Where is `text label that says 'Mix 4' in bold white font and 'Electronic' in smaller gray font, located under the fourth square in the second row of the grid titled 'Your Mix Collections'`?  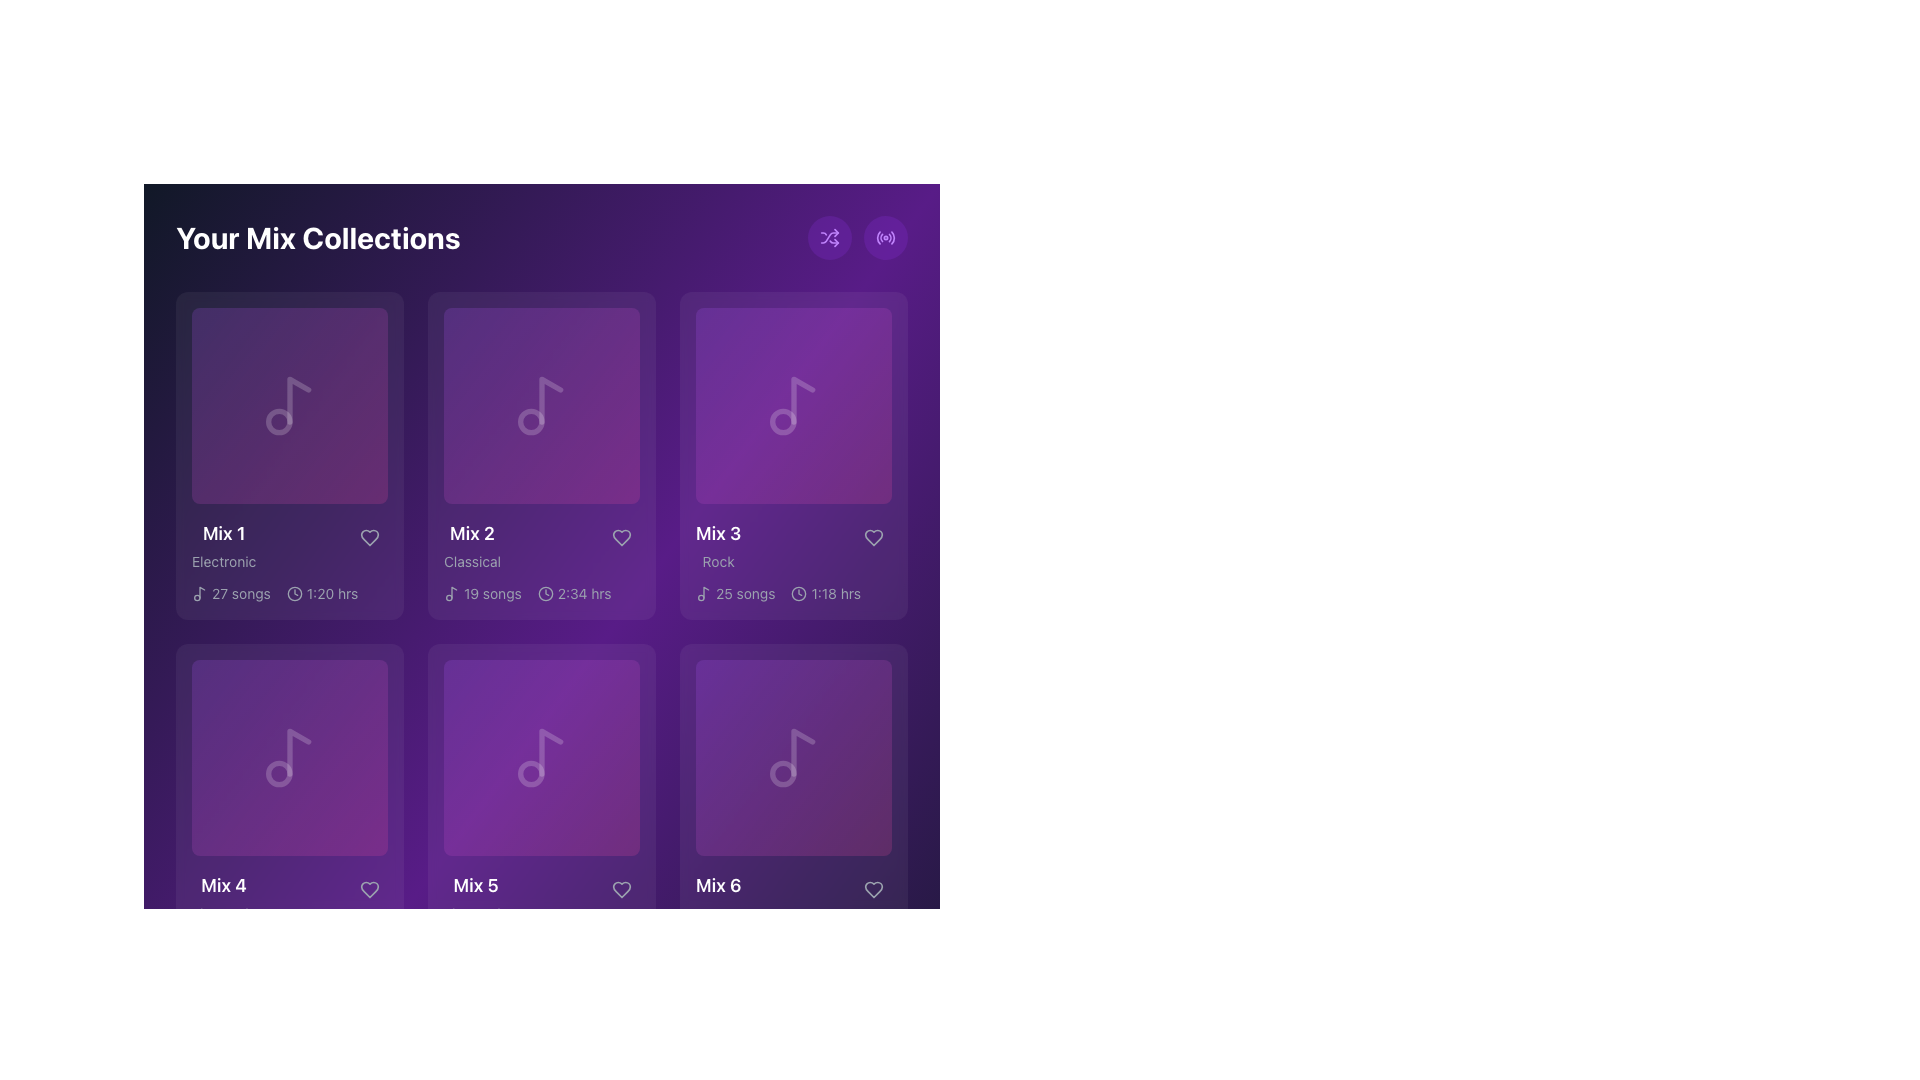 text label that says 'Mix 4' in bold white font and 'Electronic' in smaller gray font, located under the fourth square in the second row of the grid titled 'Your Mix Collections' is located at coordinates (288, 897).